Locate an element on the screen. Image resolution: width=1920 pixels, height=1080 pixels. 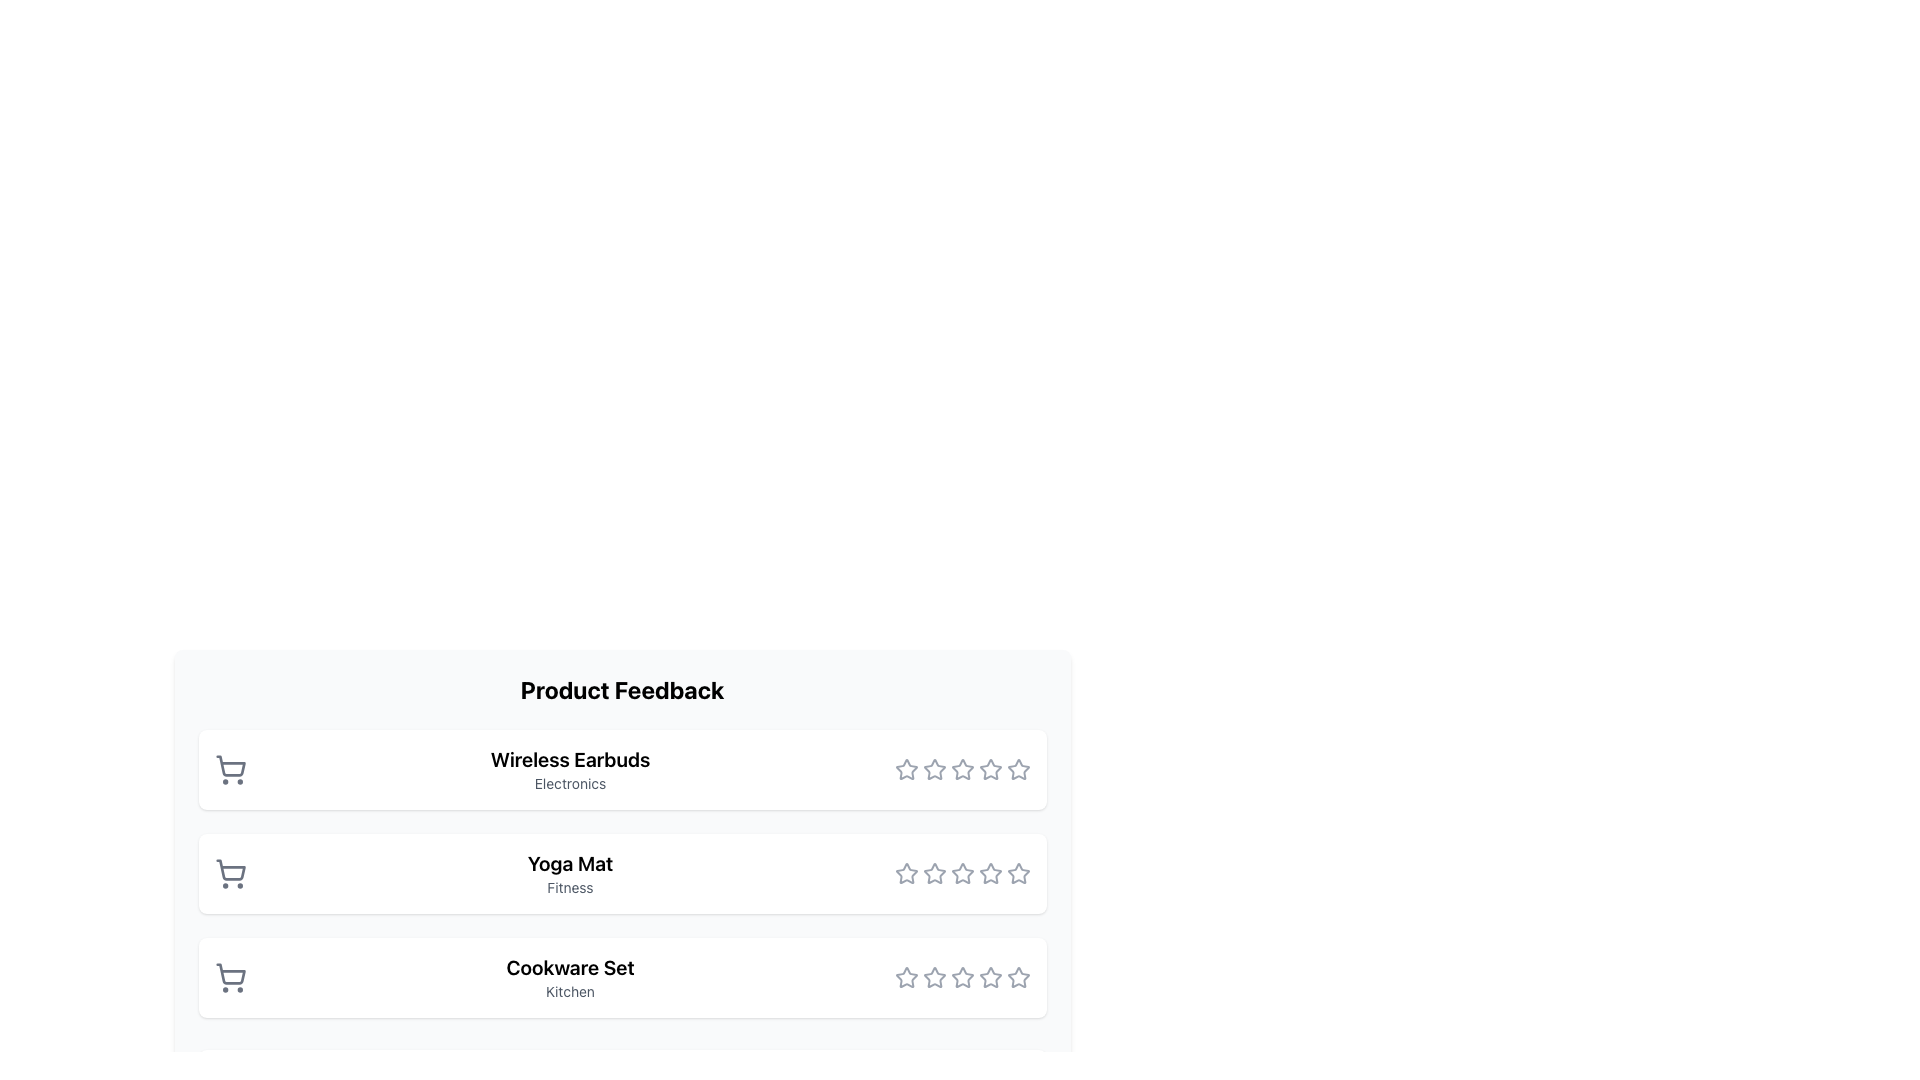
text label displaying 'Yoga Mat' title and 'Fitness' subtitle, which is the second entry in a structured item list is located at coordinates (569, 873).